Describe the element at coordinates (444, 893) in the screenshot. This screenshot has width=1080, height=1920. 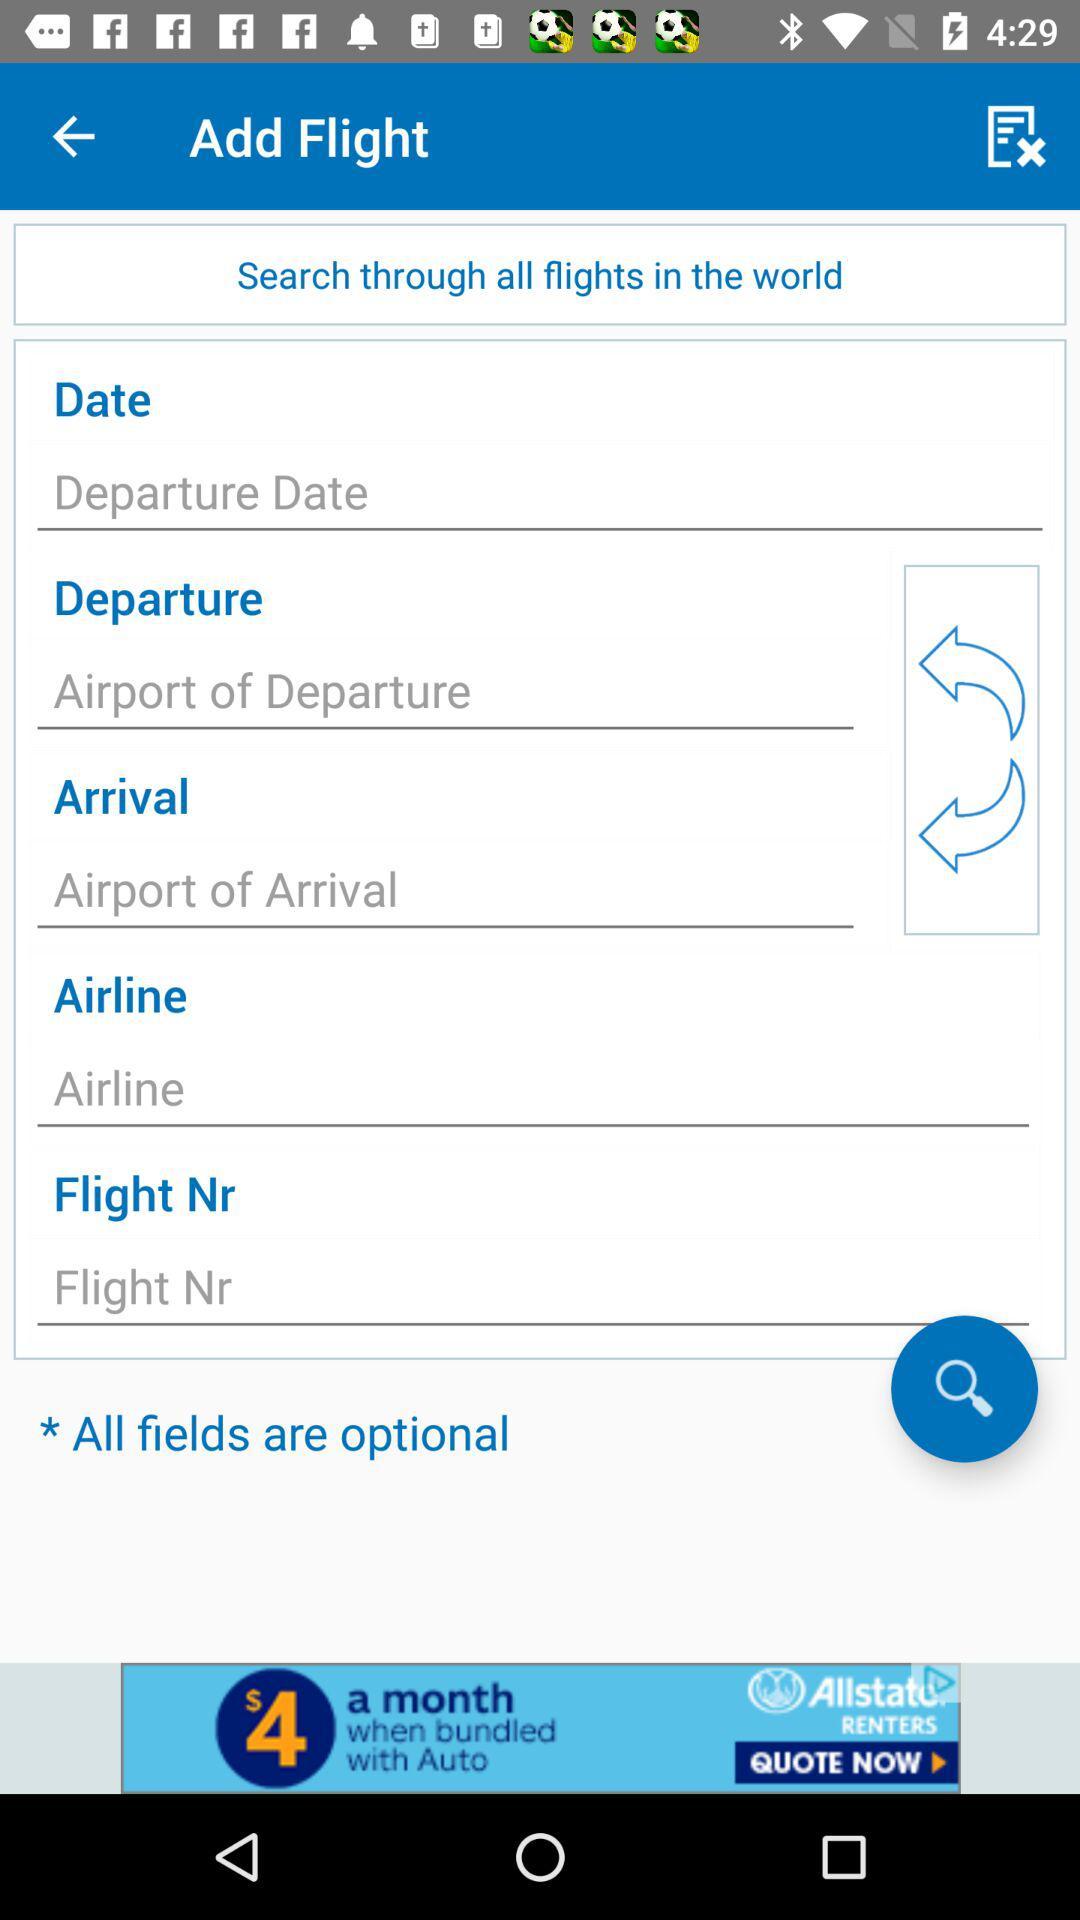
I see `arrival time to given` at that location.